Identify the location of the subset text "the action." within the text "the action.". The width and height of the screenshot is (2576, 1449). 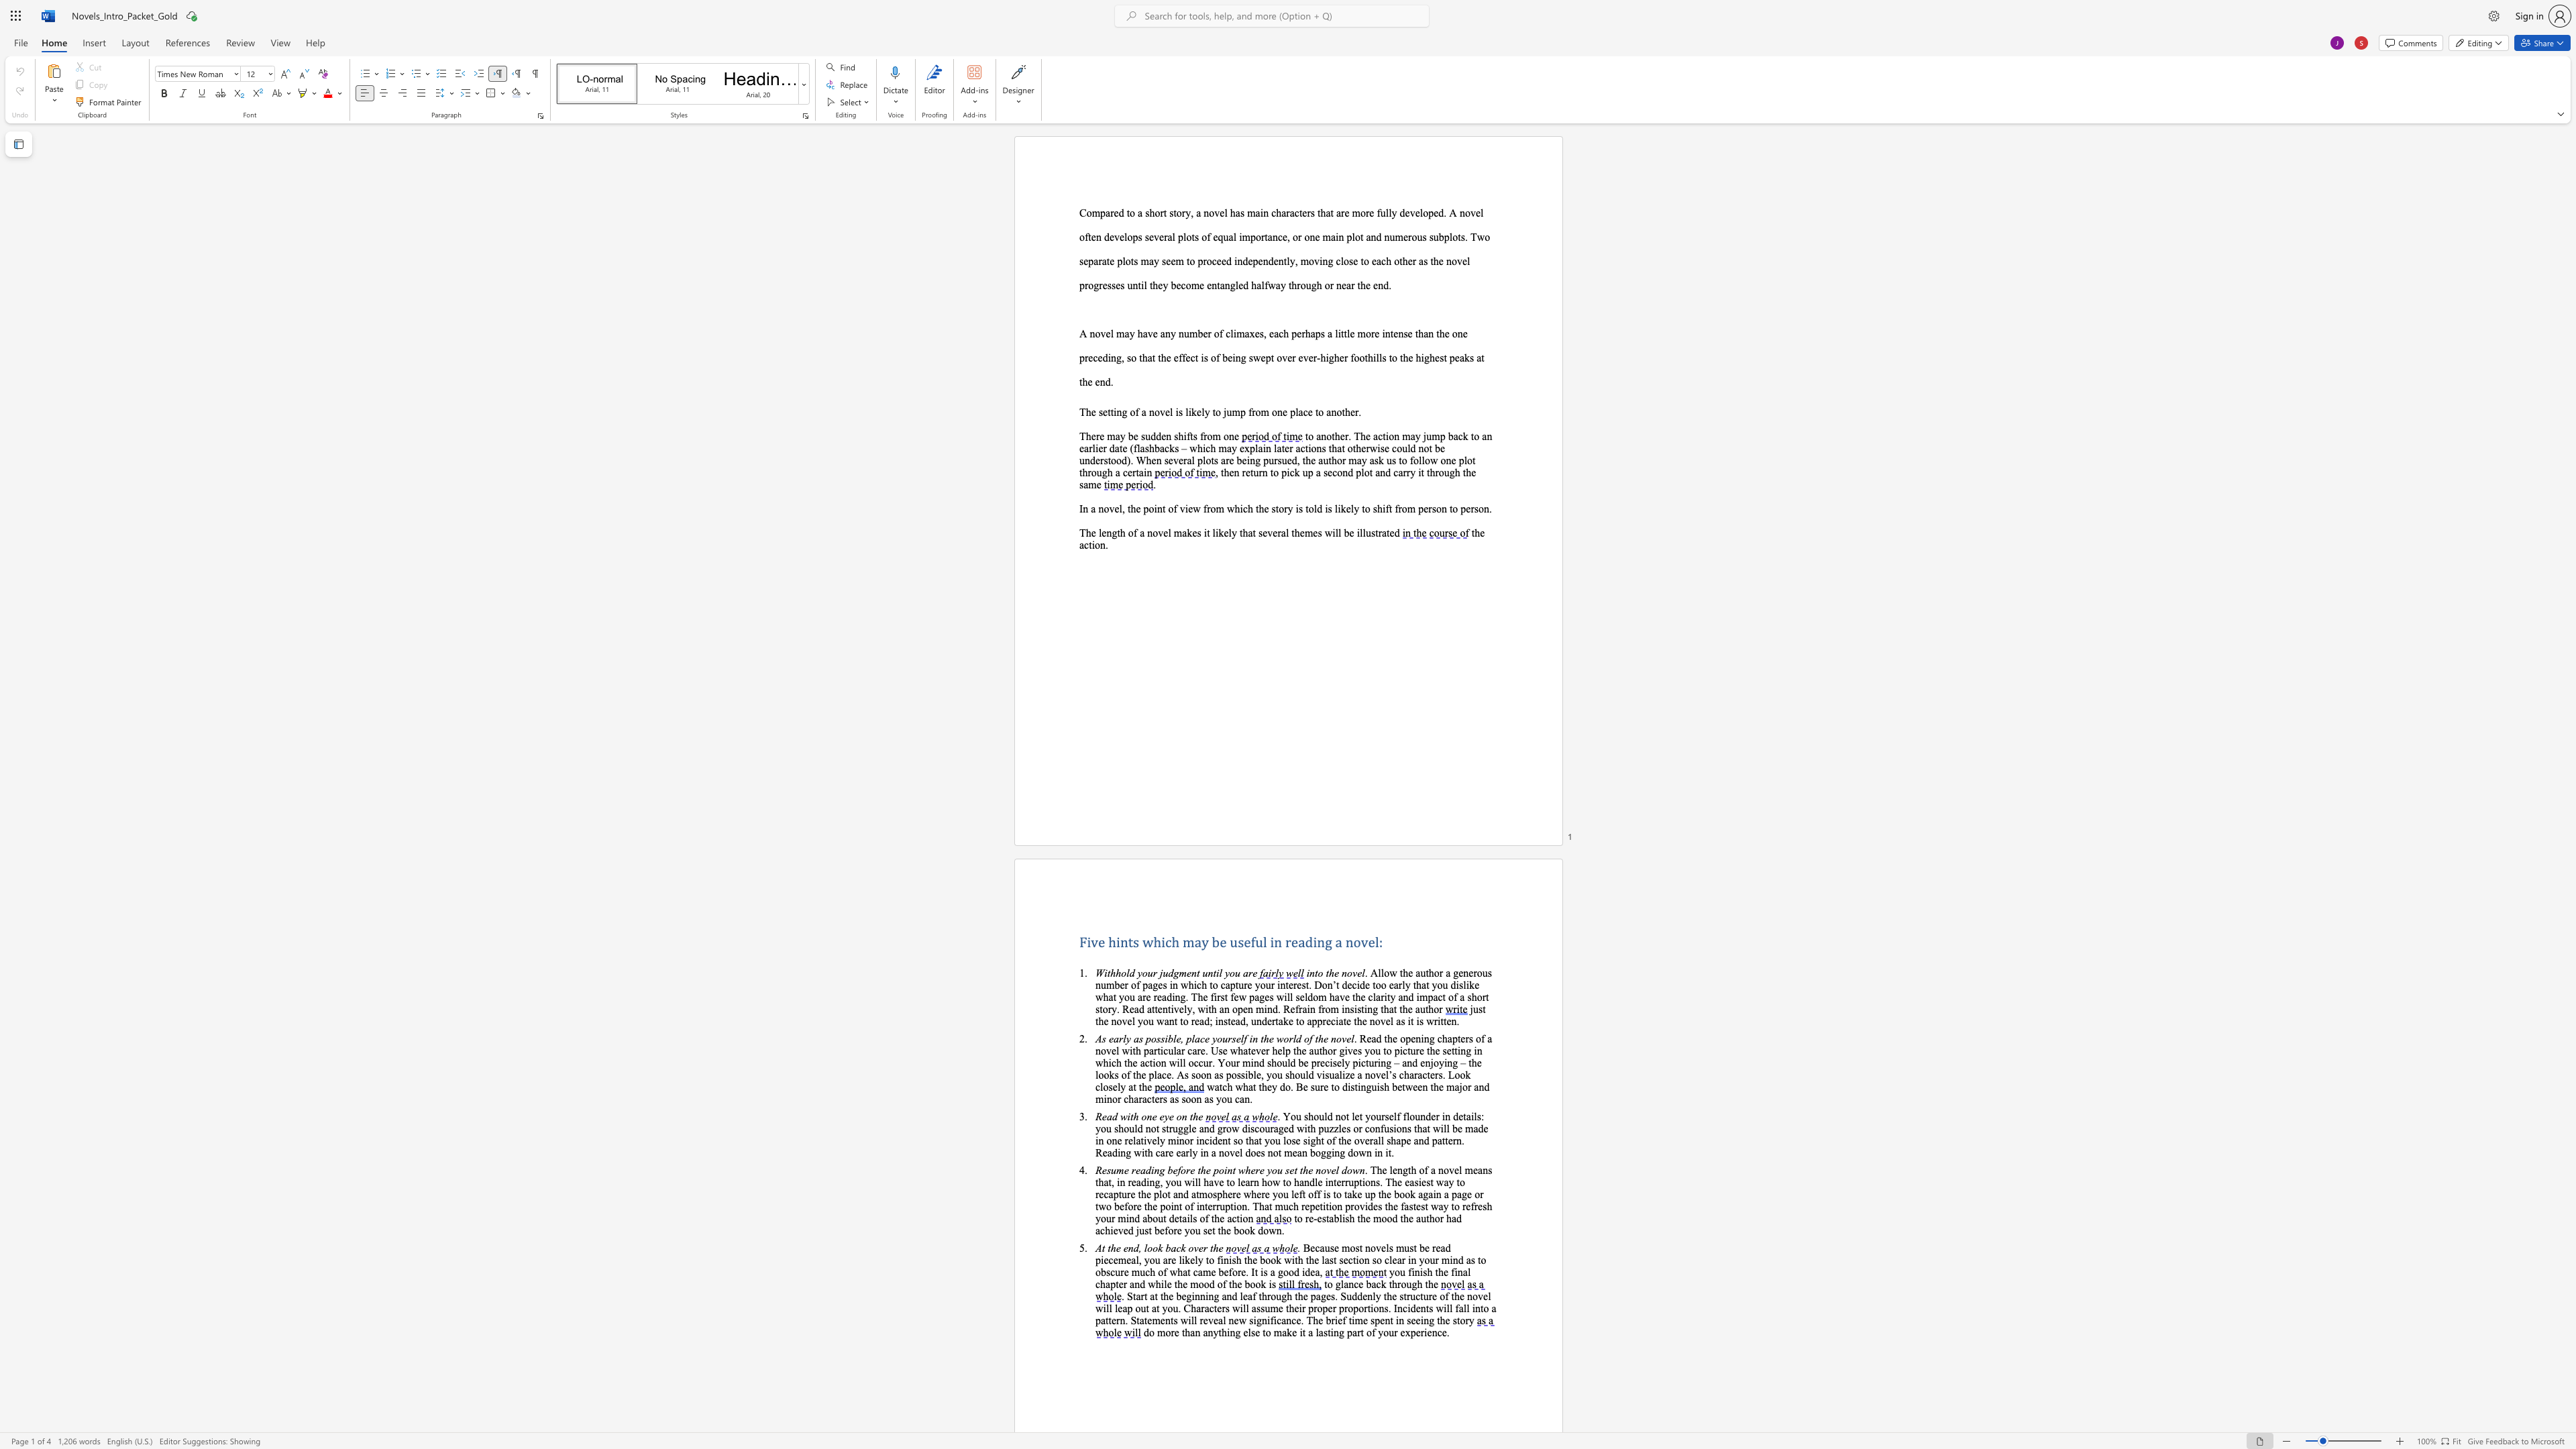
(1470, 533).